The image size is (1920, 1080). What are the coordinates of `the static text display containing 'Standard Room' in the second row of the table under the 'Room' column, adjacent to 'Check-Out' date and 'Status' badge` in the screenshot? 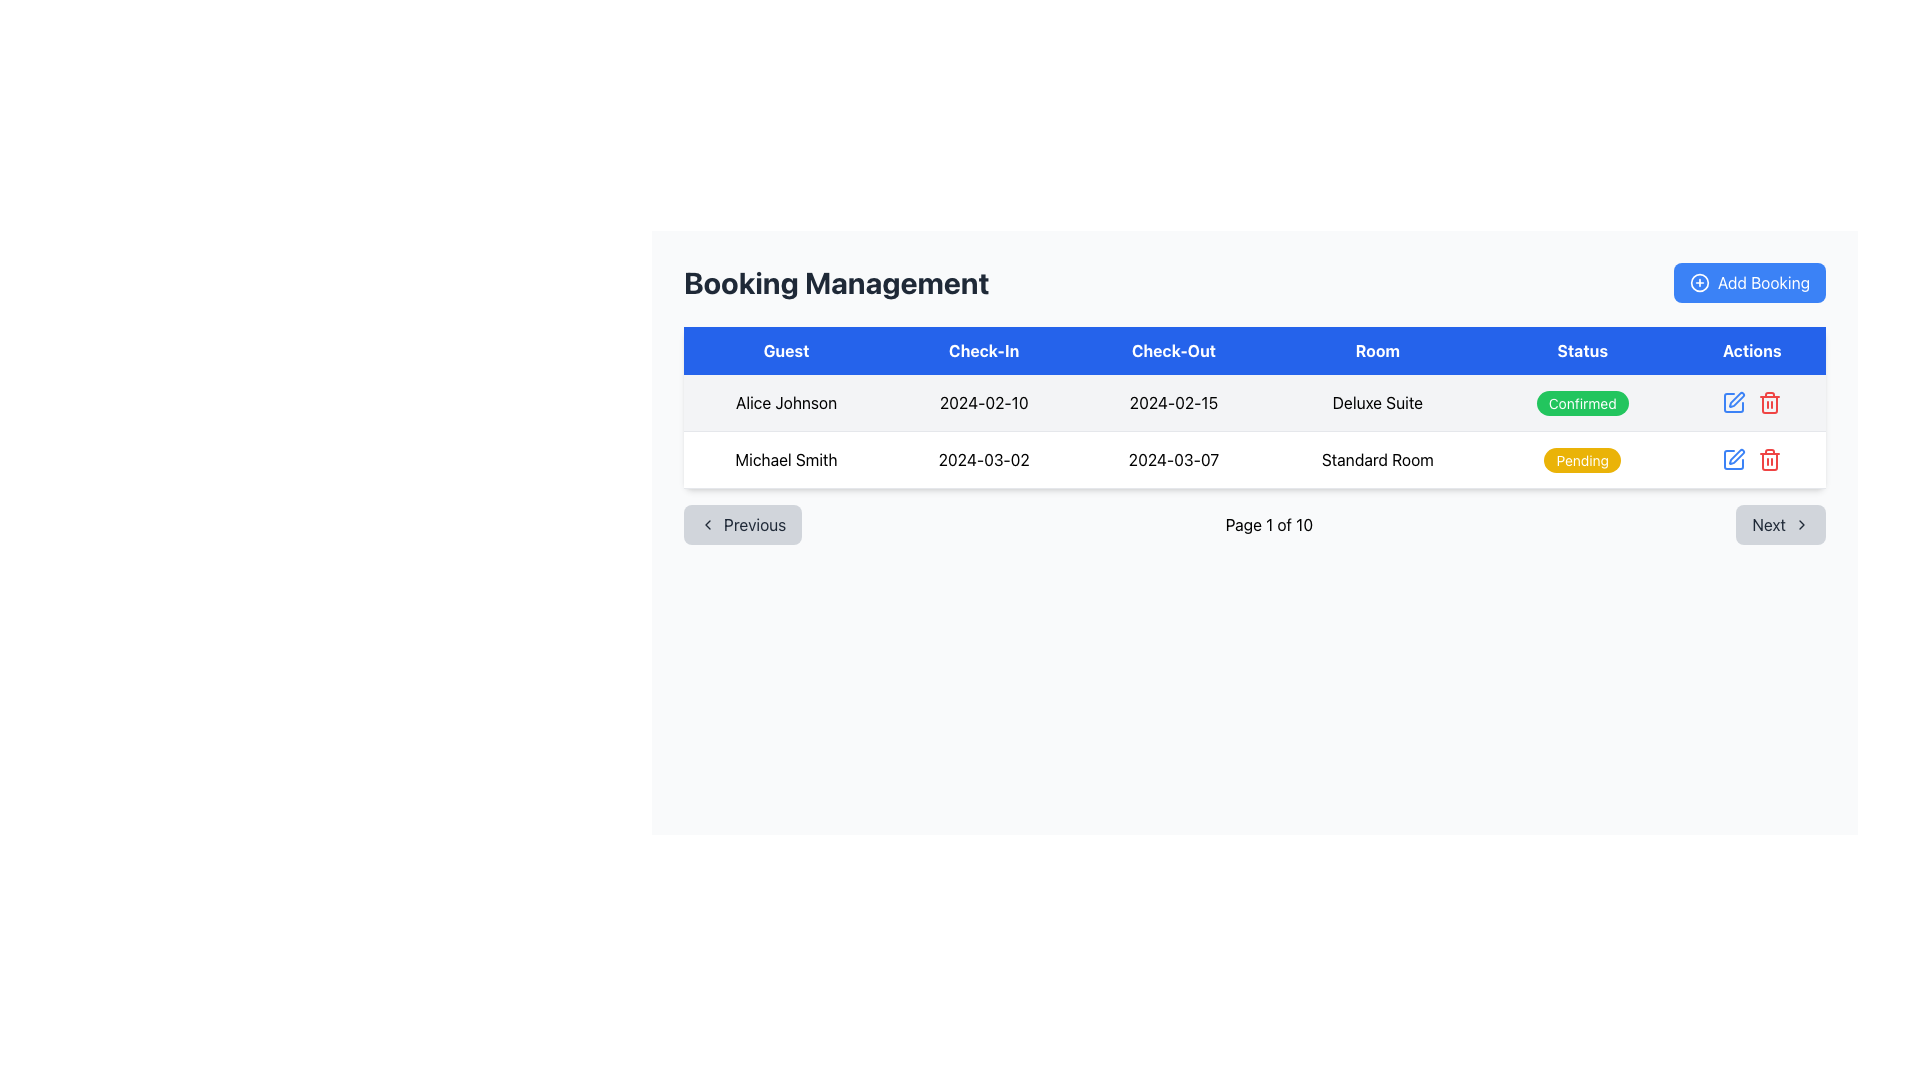 It's located at (1376, 459).